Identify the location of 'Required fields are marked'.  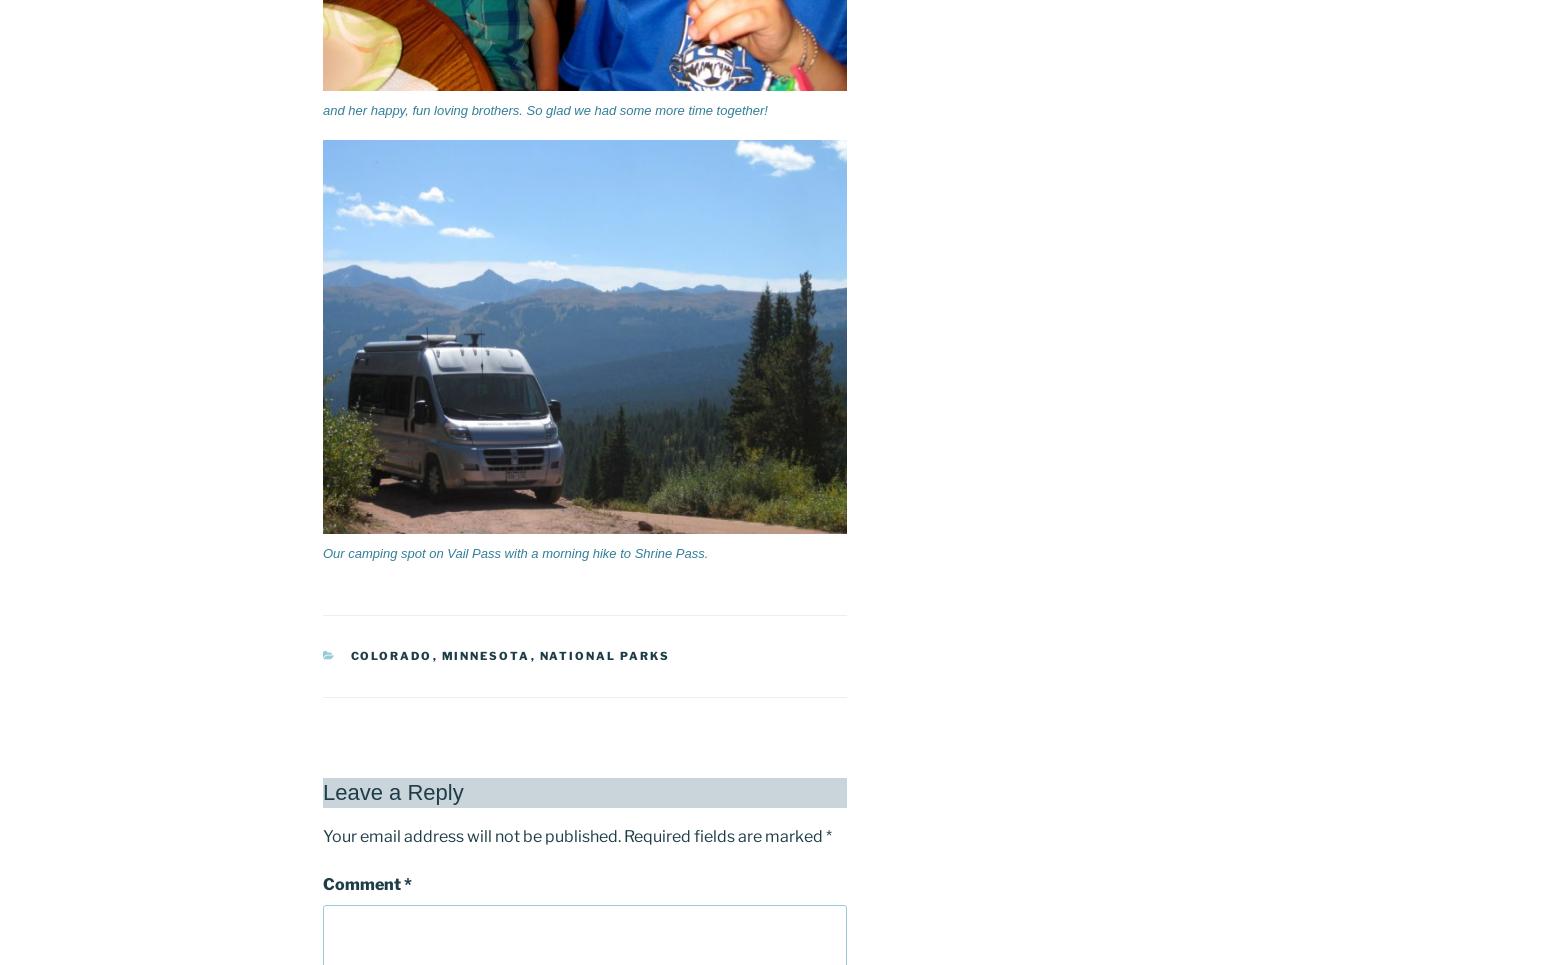
(724, 834).